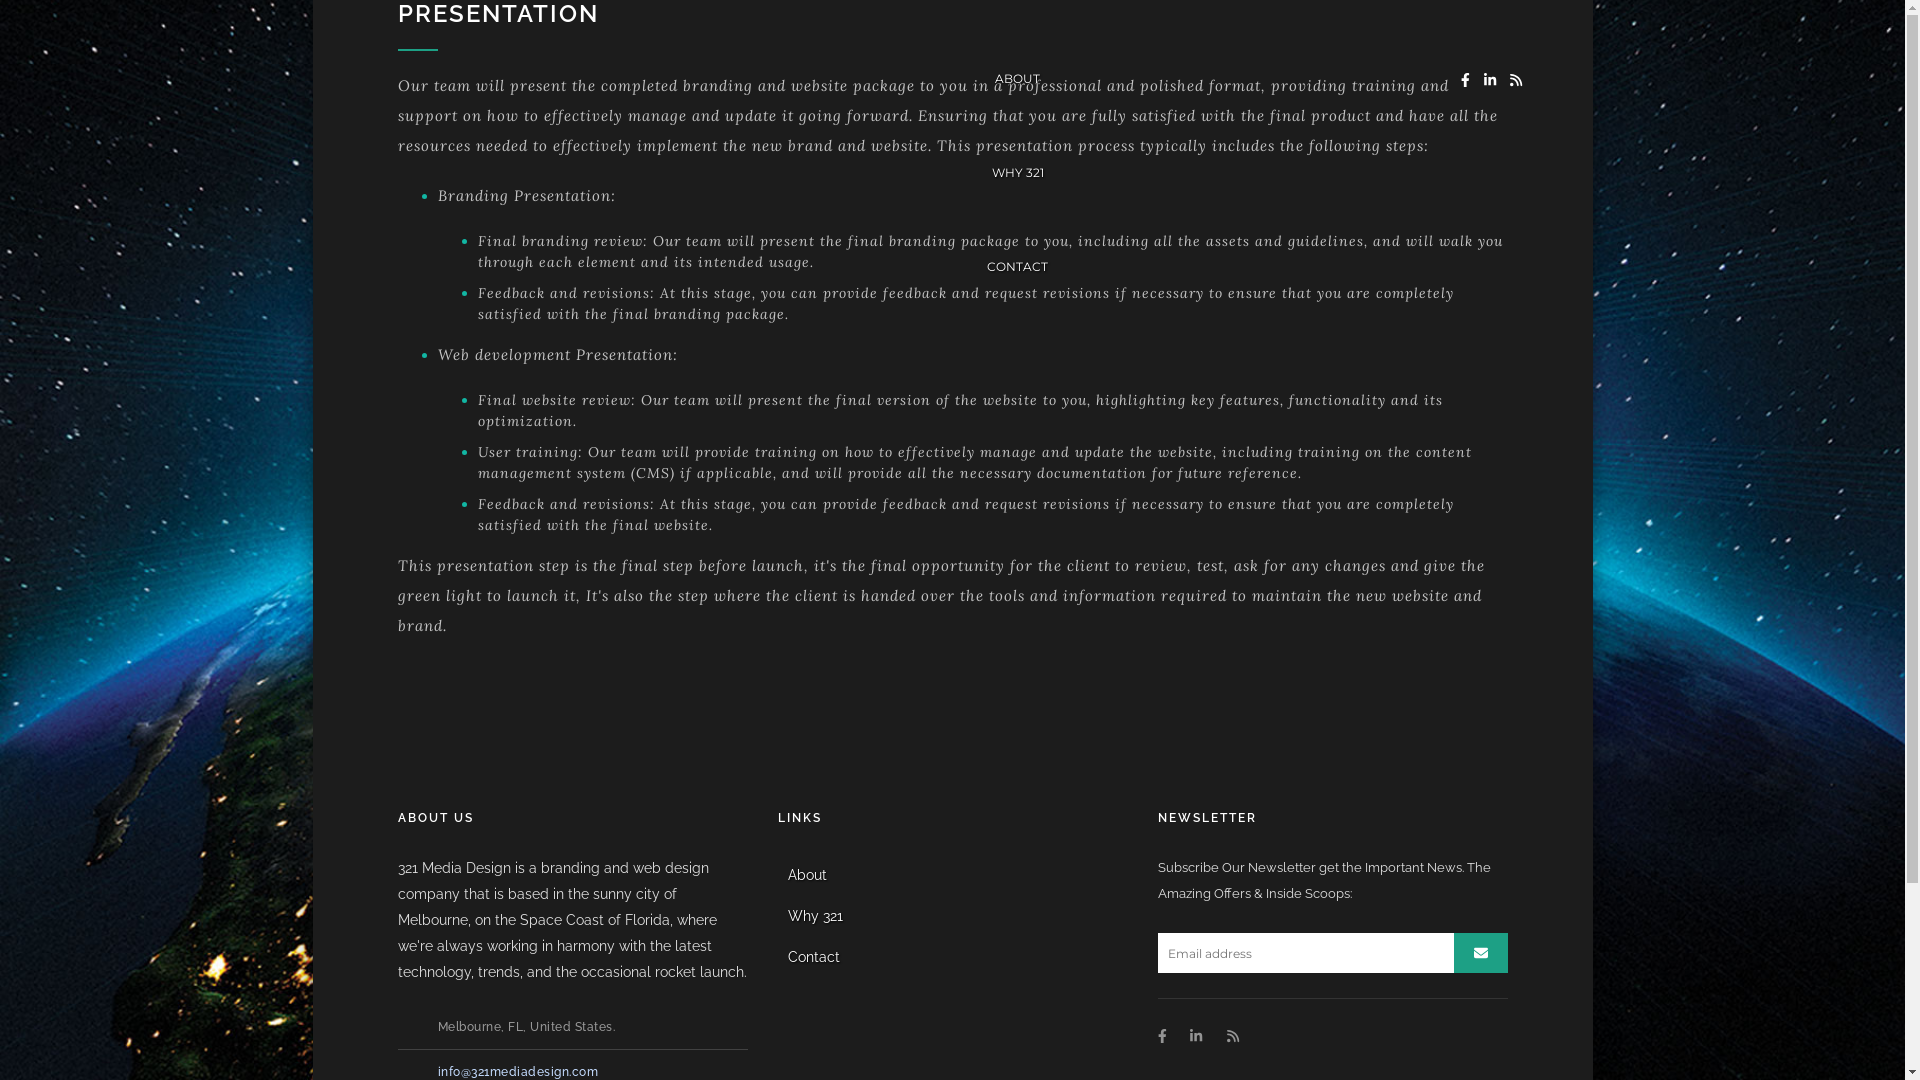 The image size is (1920, 1080). I want to click on 'Instagram', so click(1489, 79).